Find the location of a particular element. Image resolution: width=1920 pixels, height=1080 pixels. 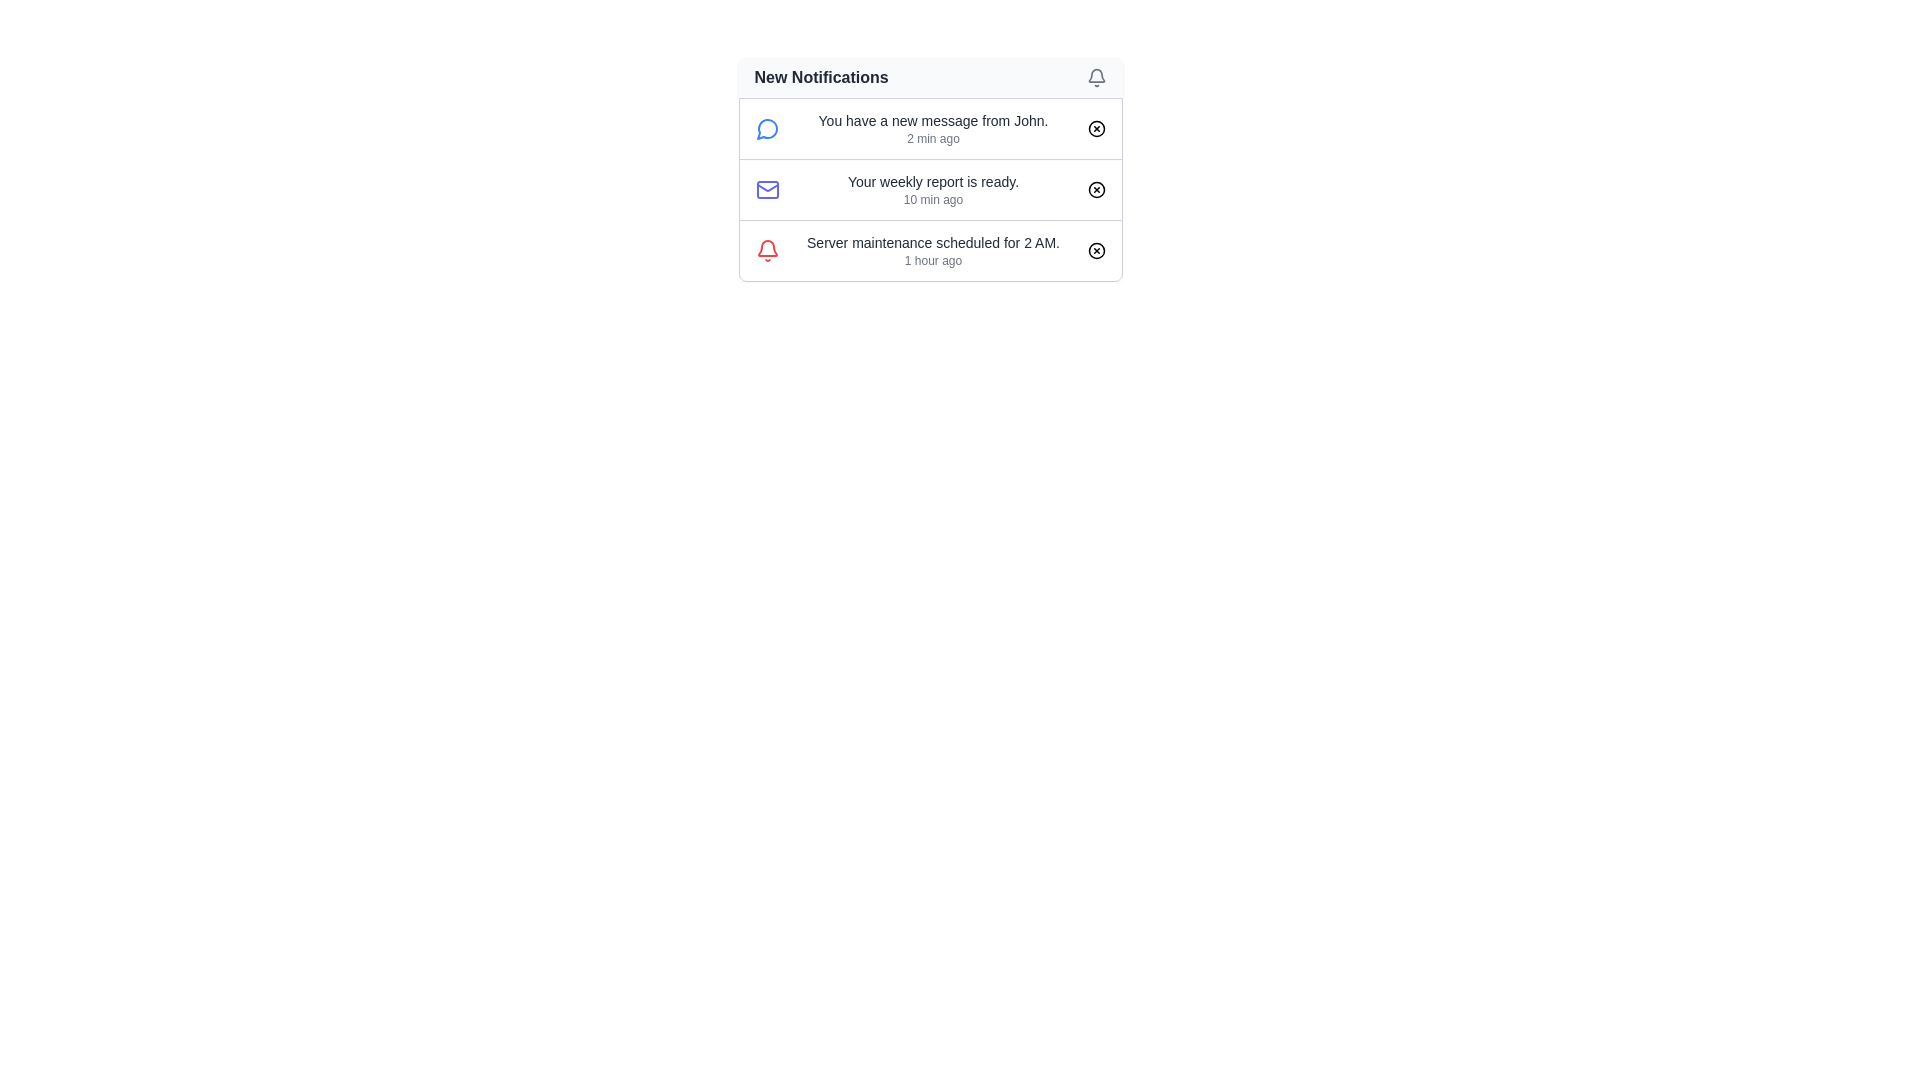

the mail icon with an indigo thin-stroke outline and filled interior, located to the left of the text 'Your weekly report is ready' for accessibility purposes is located at coordinates (766, 189).